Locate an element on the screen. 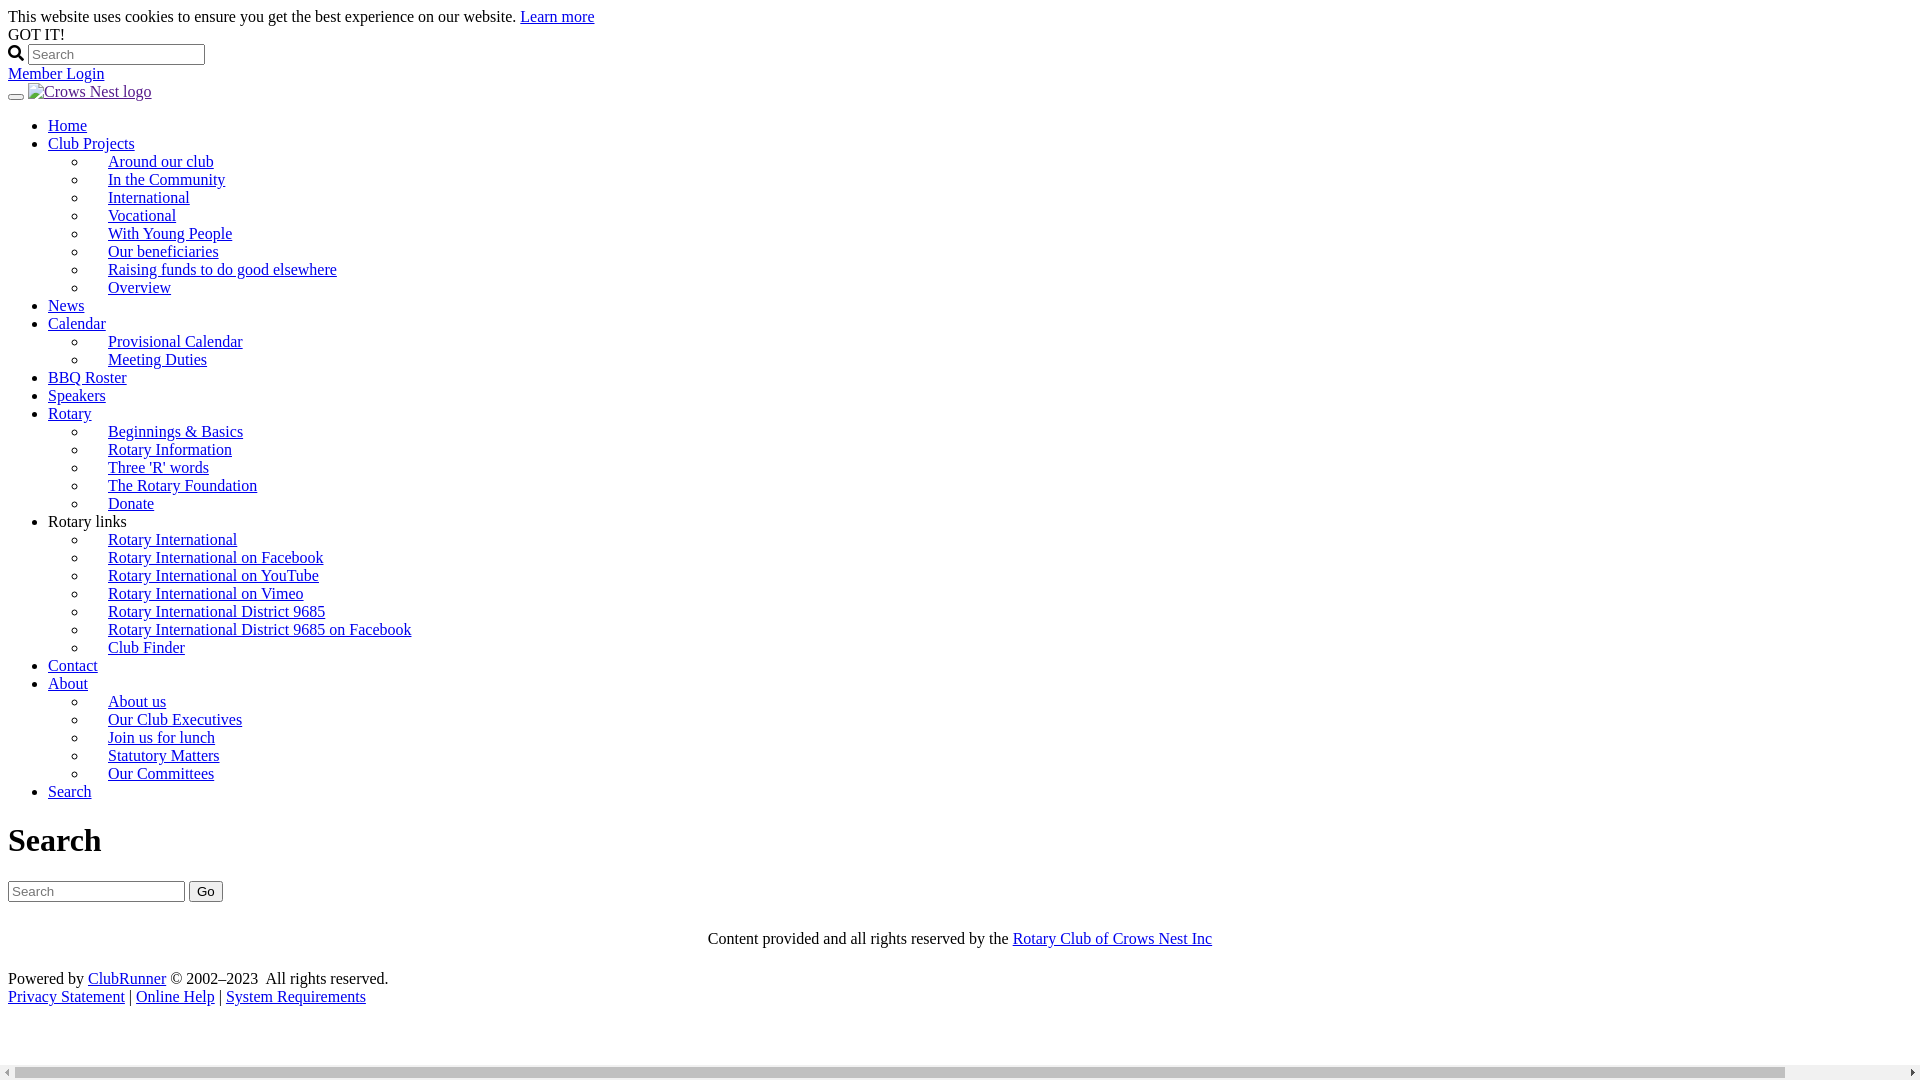 The width and height of the screenshot is (1920, 1080). 'In the Community' is located at coordinates (86, 178).